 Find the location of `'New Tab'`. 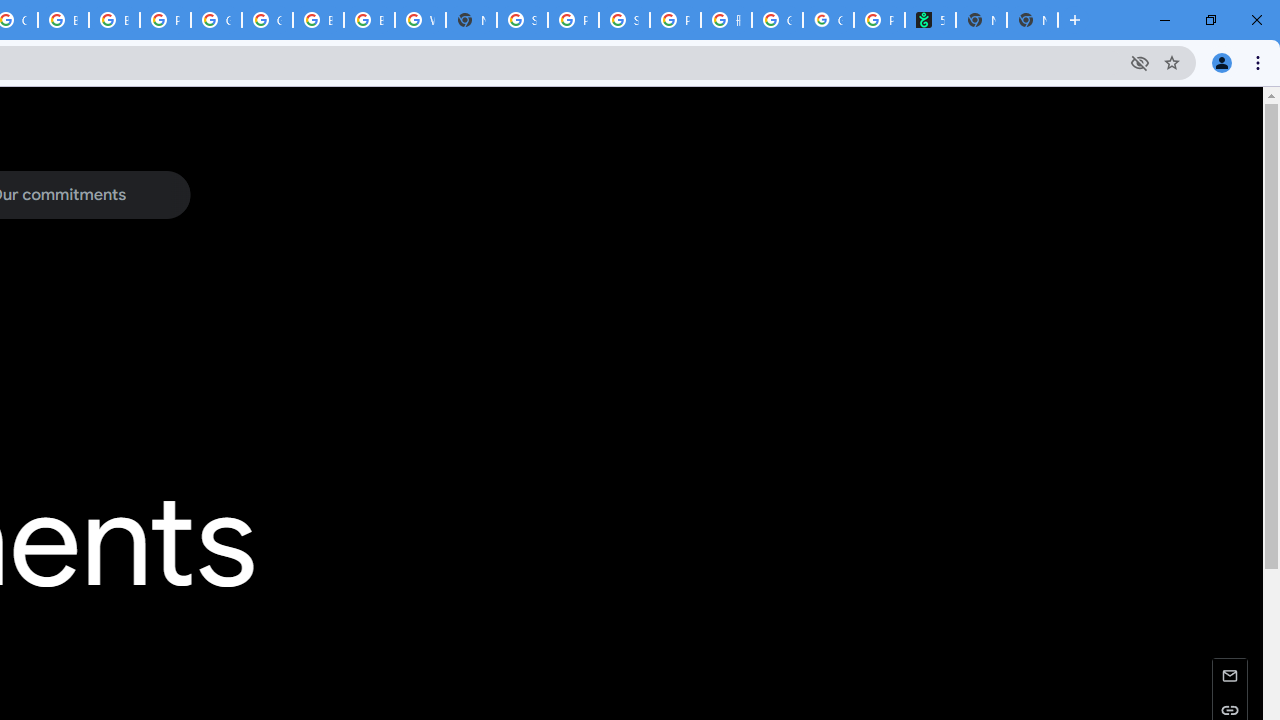

'New Tab' is located at coordinates (1032, 20).